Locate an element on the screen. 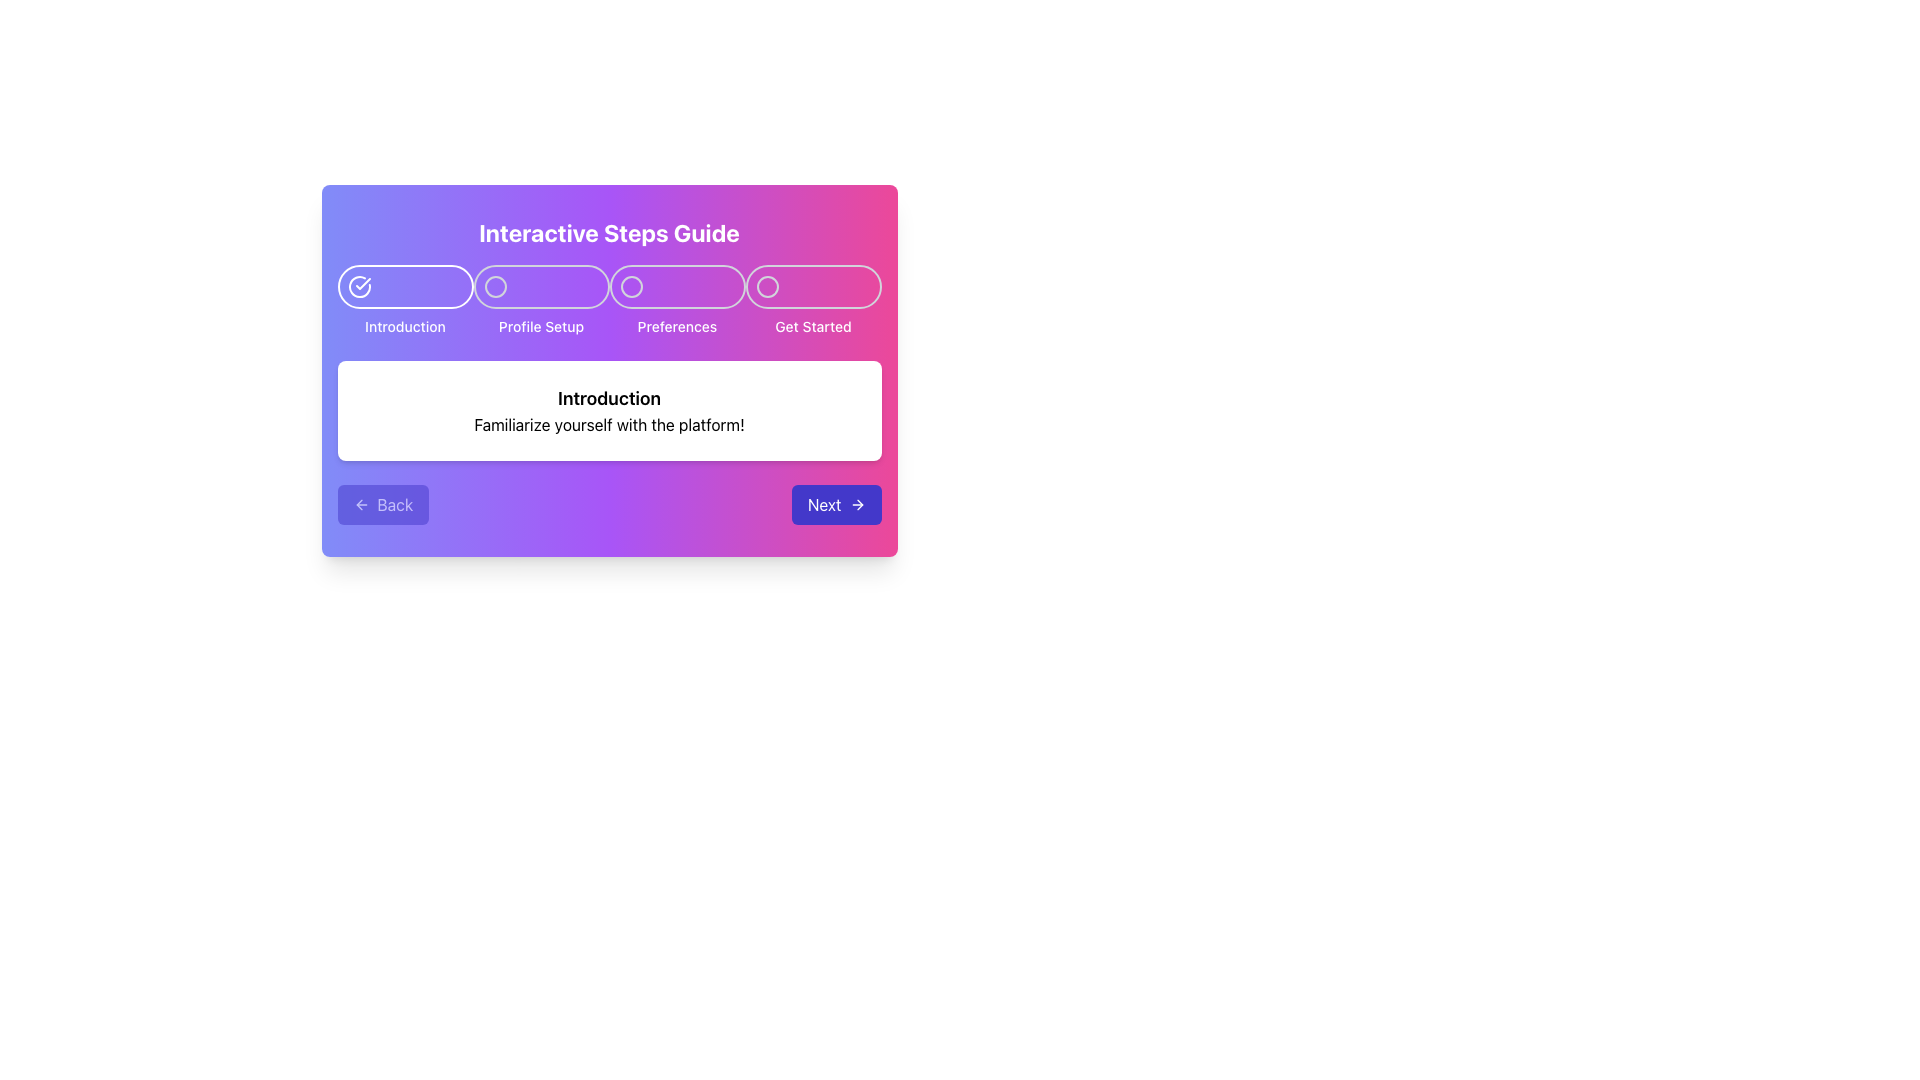  the inner circle of the 'Profile Setup' step in the horizontal step progression interface, which is the second circle from the left is located at coordinates (495, 286).